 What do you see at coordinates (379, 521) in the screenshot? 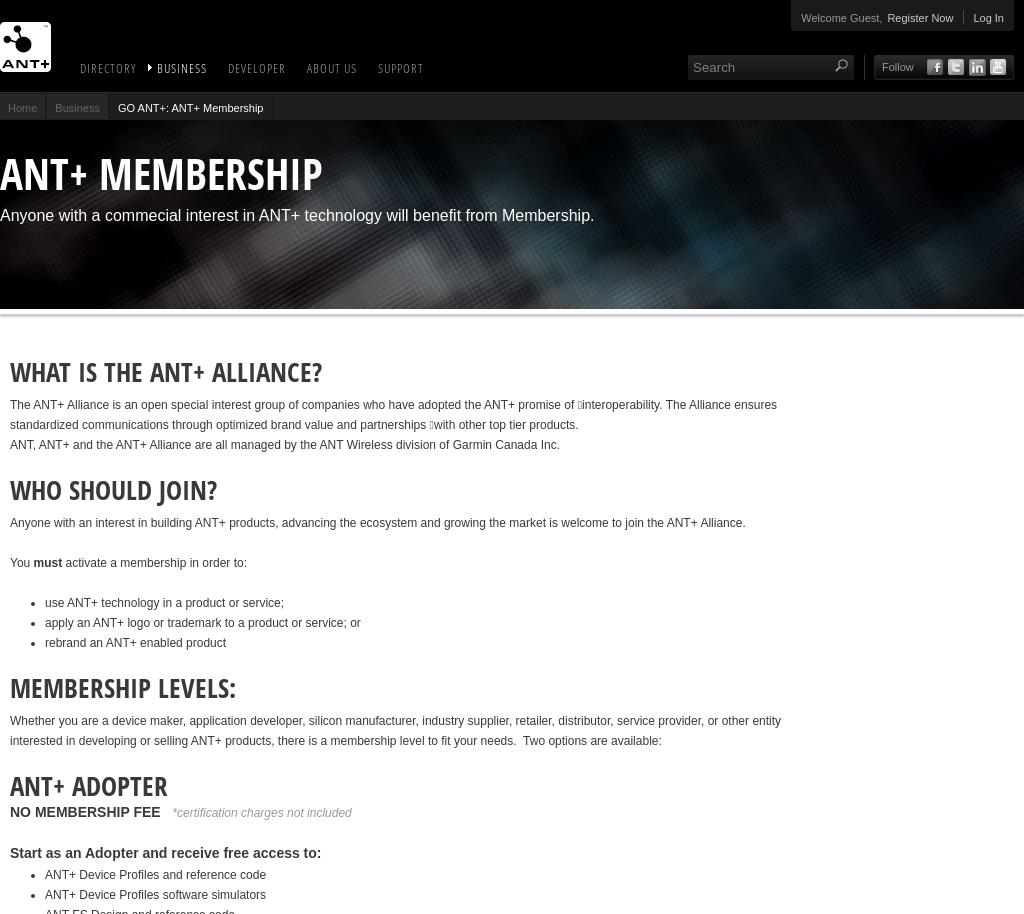
I see `'Anyone with an interest in building ANT+ products, advancing the ecosystem and growing the market is welcome to join the ANT+ Alliance.'` at bounding box center [379, 521].